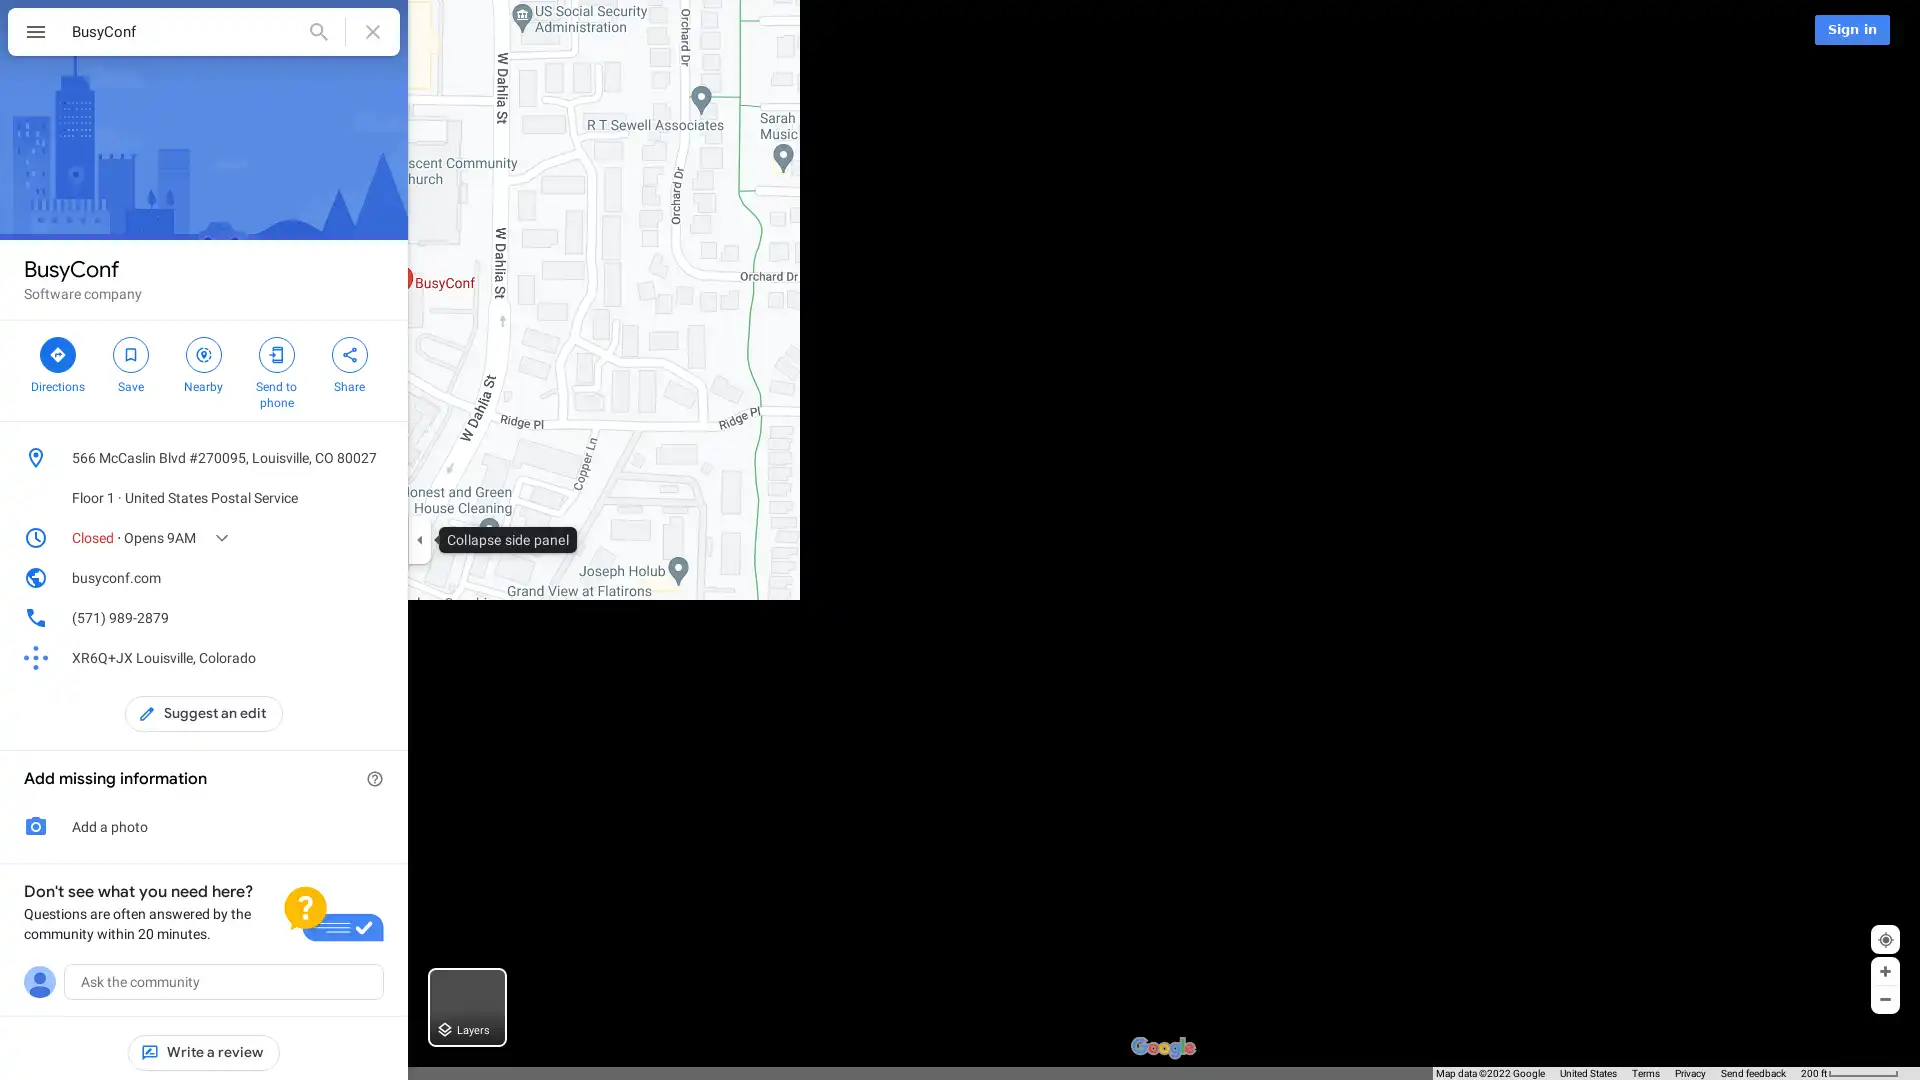  Describe the element at coordinates (275, 370) in the screenshot. I see `Send BusyConf to your phone` at that location.